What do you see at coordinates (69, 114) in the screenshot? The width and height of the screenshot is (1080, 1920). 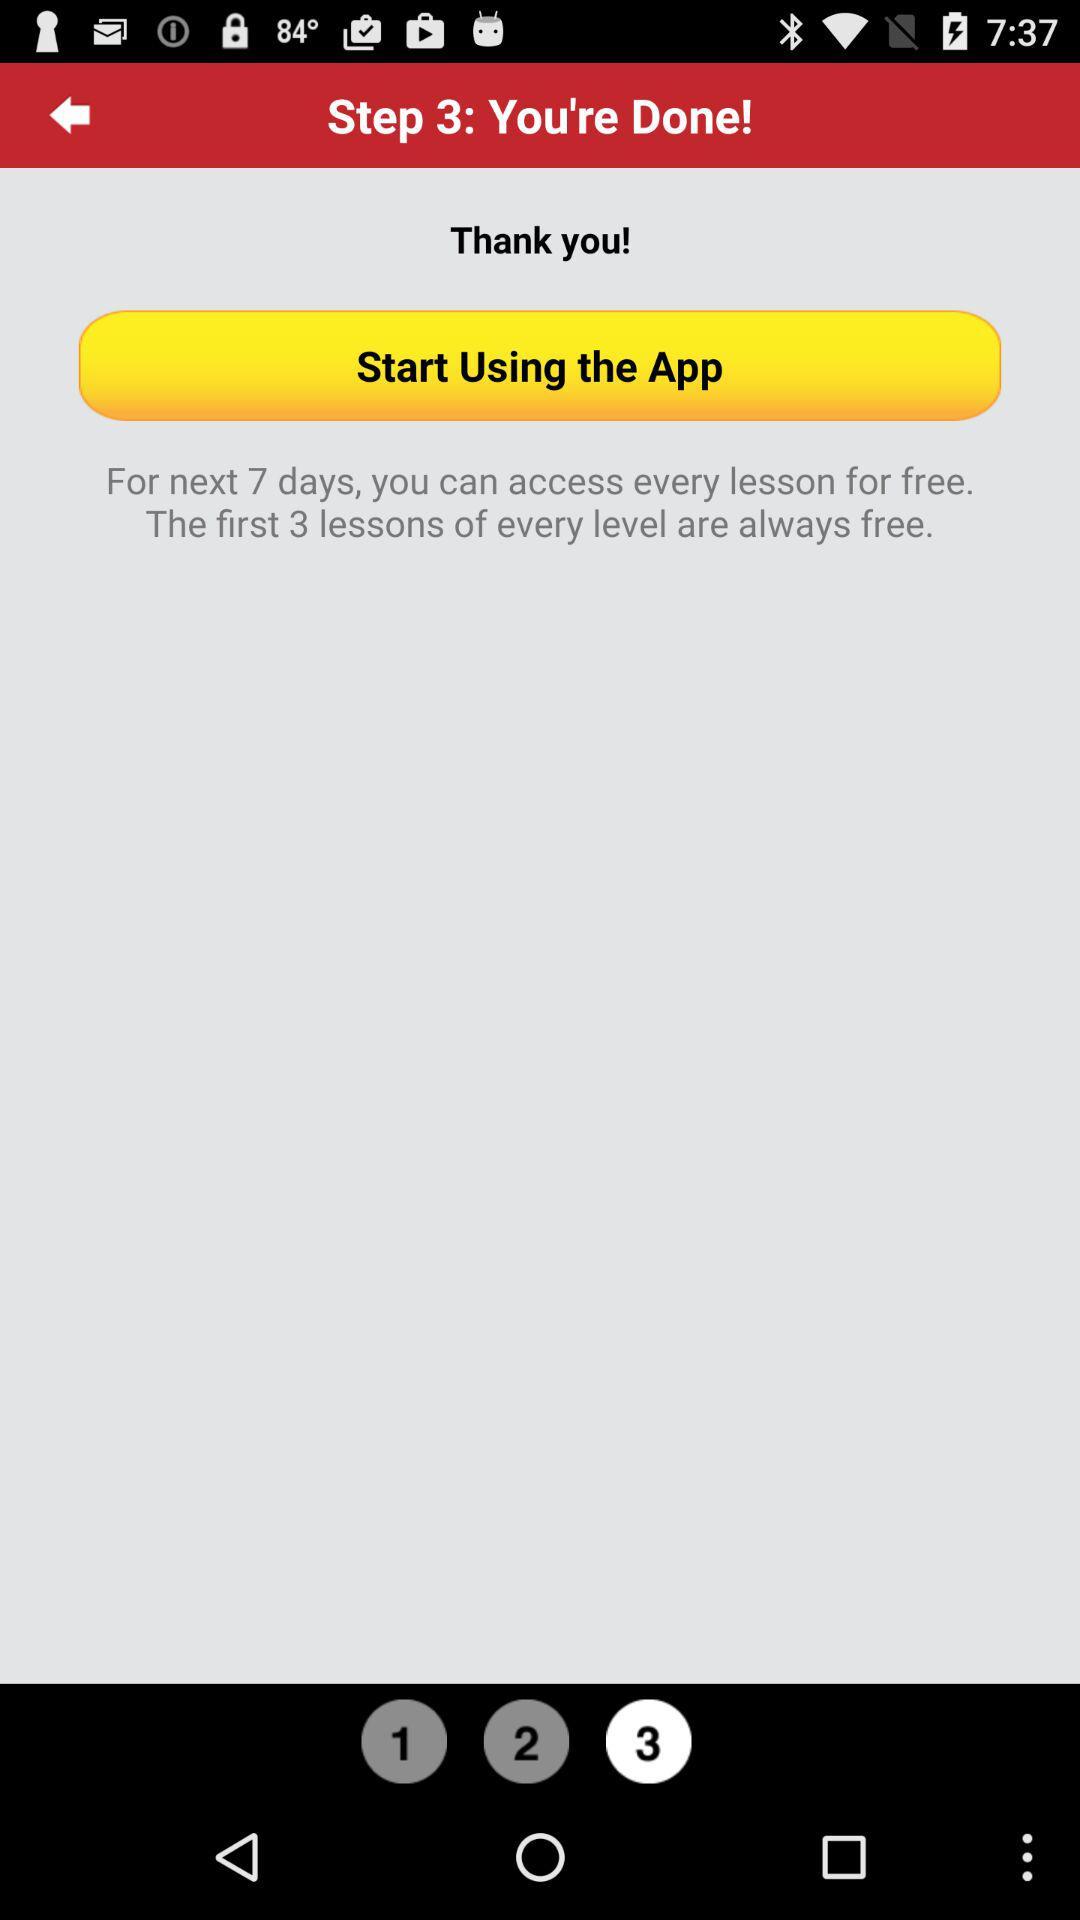 I see `icon above thank you! icon` at bounding box center [69, 114].